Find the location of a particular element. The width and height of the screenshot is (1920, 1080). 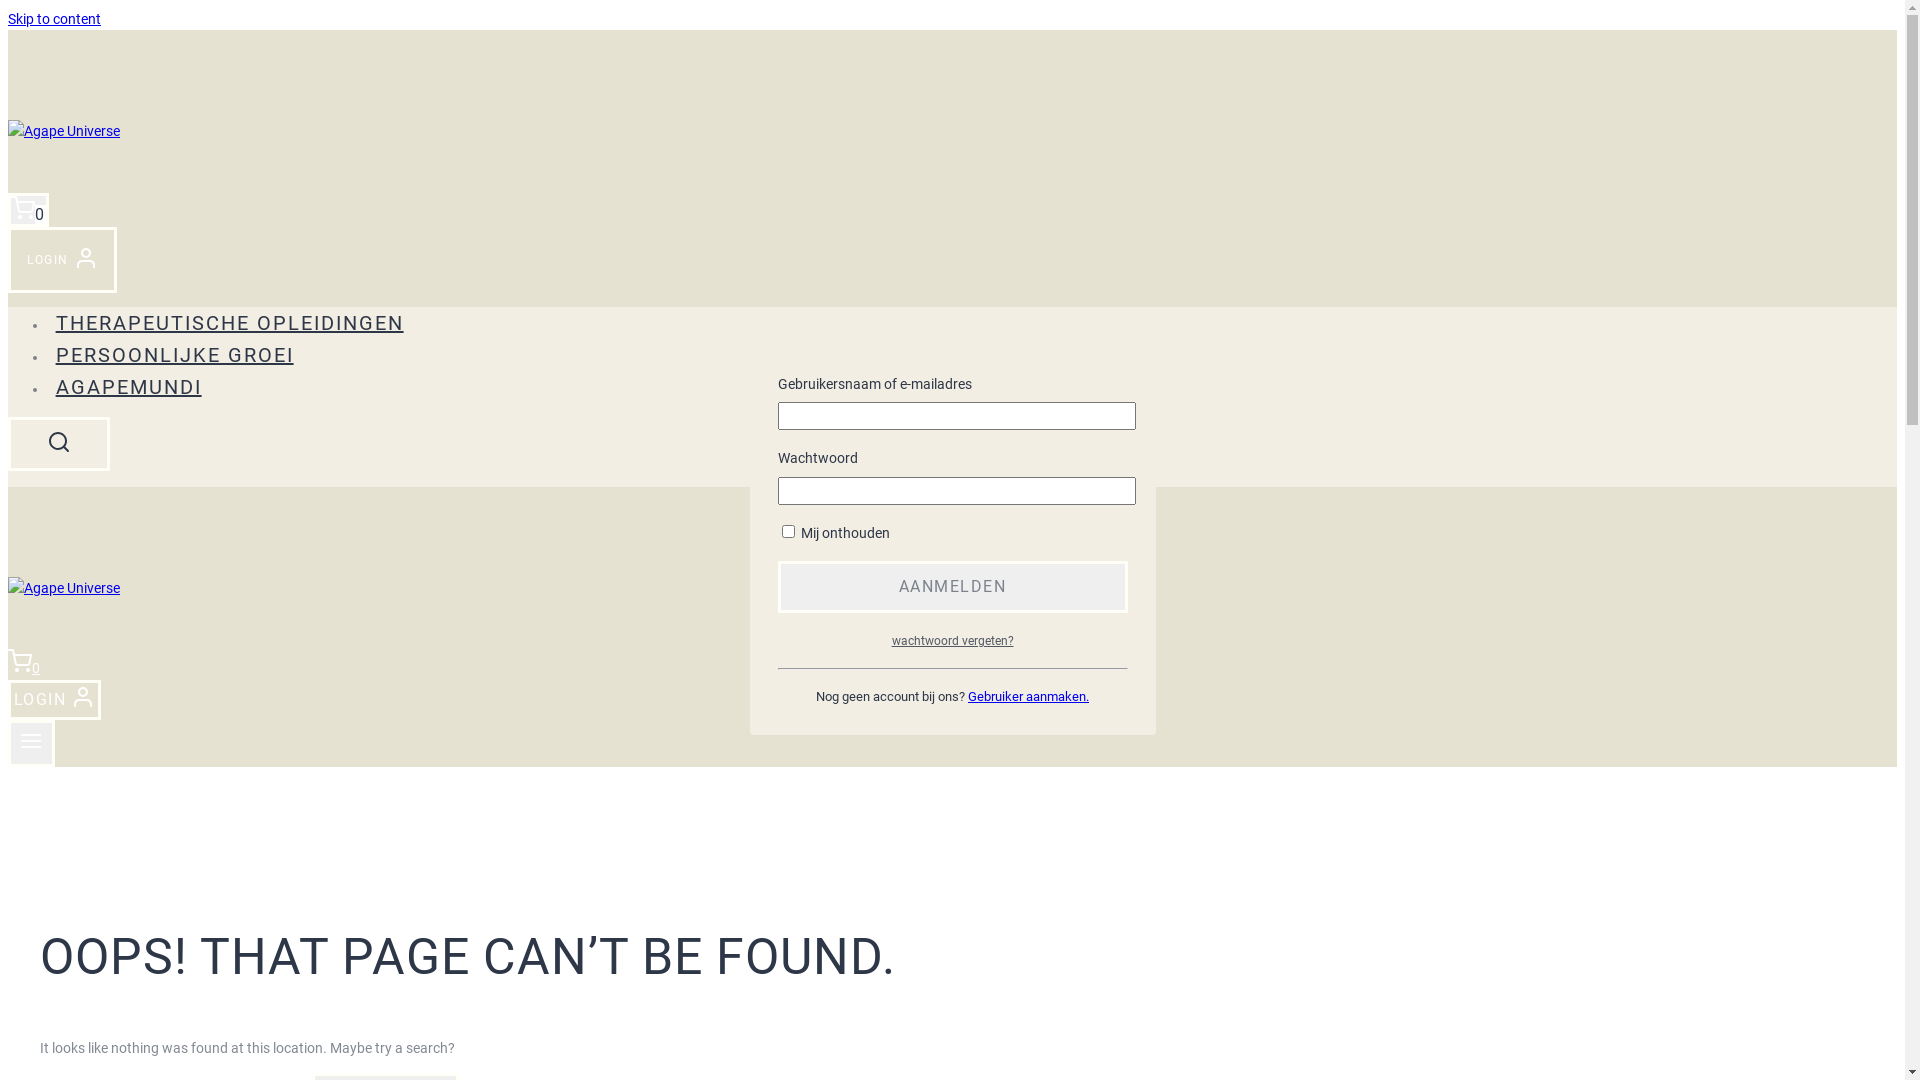

'MANDJE 0' is located at coordinates (28, 209).